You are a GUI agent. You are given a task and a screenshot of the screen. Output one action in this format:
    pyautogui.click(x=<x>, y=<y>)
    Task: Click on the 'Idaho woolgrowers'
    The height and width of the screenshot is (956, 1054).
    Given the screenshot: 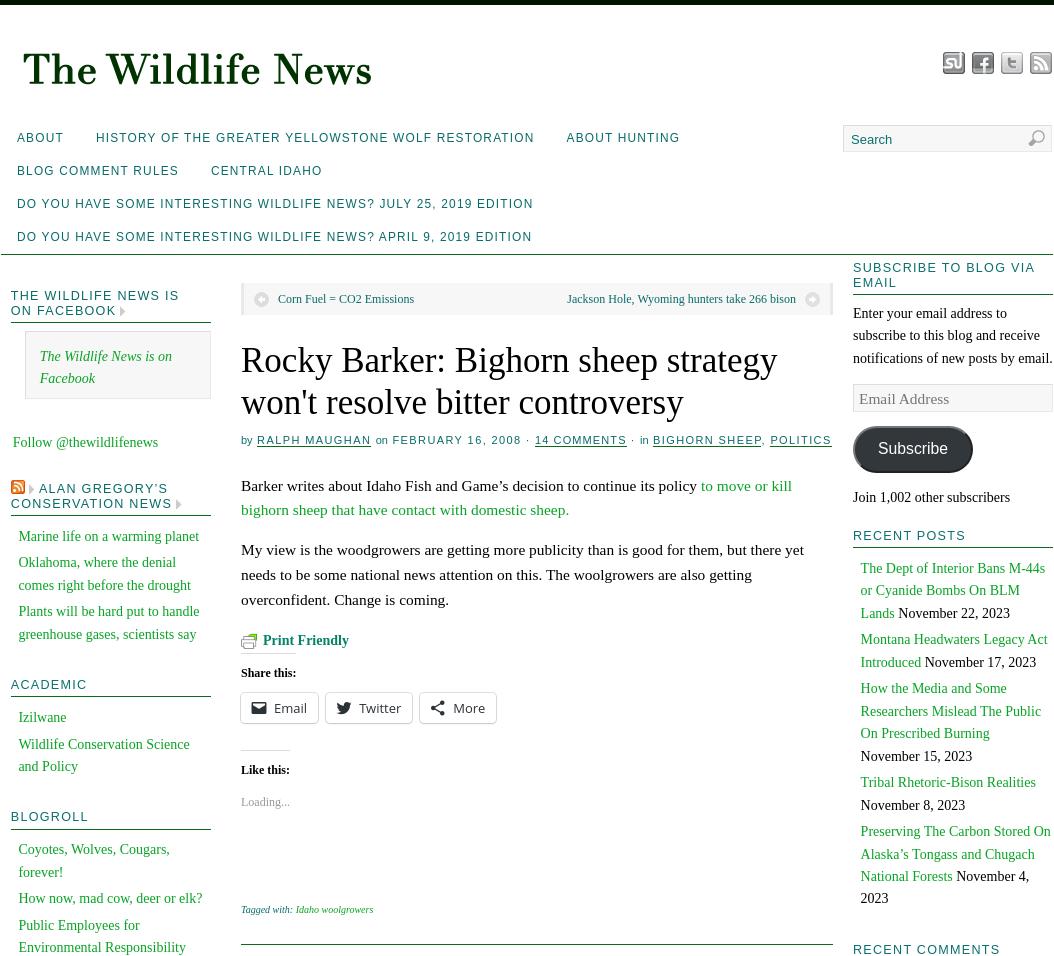 What is the action you would take?
    pyautogui.click(x=334, y=909)
    